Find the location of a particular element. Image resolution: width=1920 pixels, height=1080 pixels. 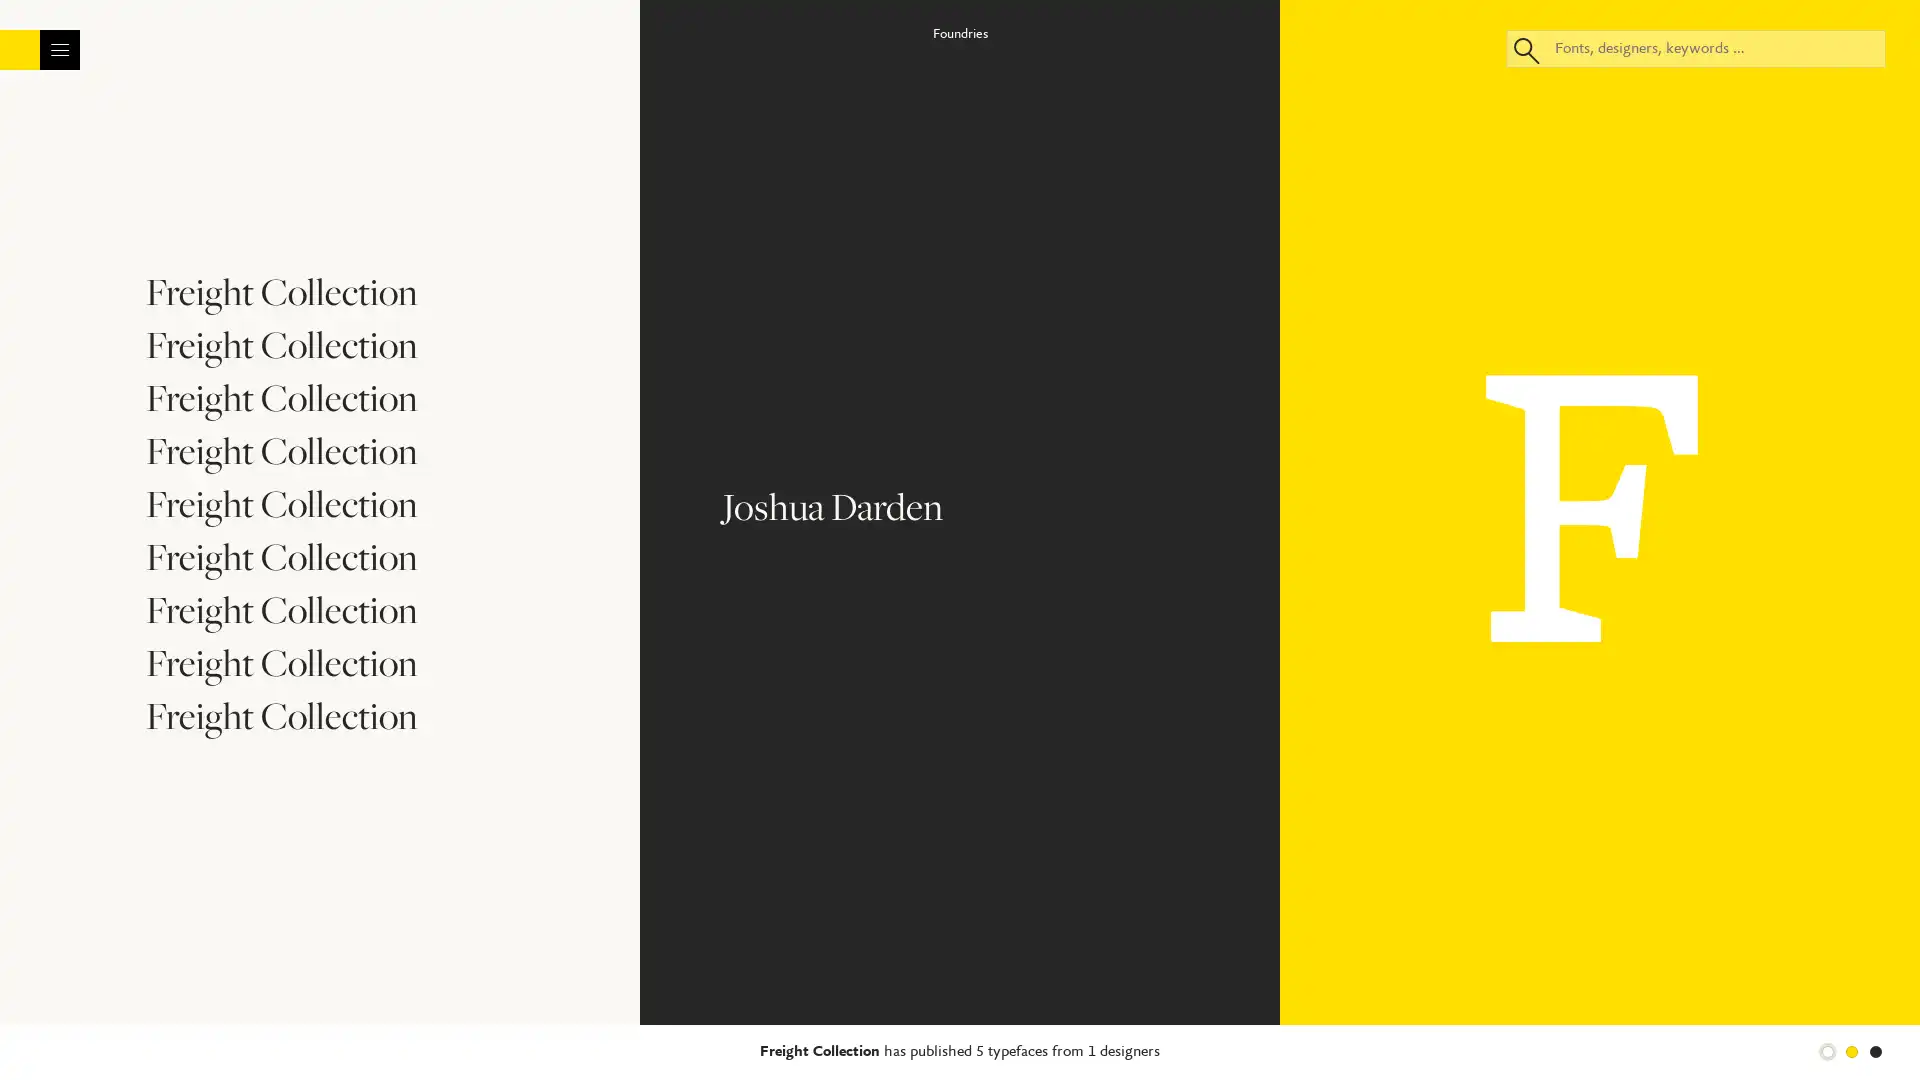

Subscribe is located at coordinates (958, 540).